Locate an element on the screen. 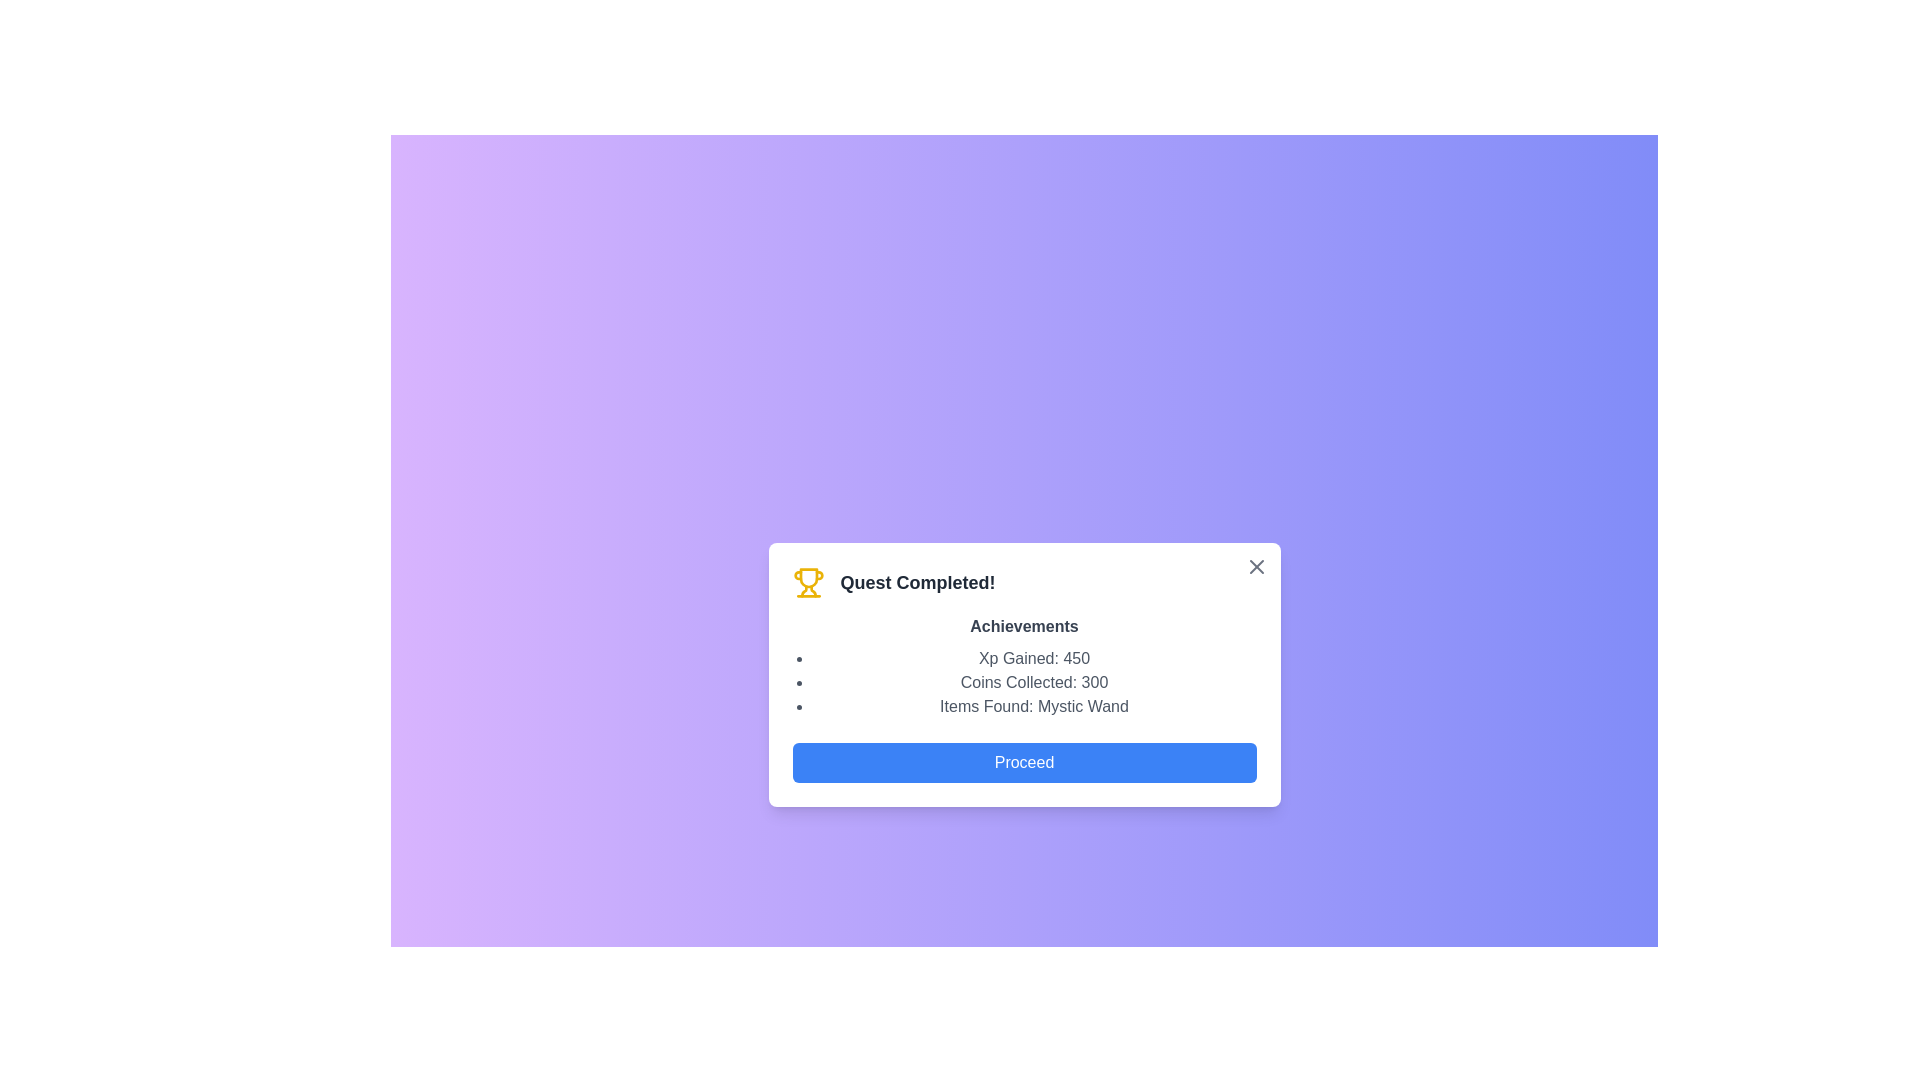 This screenshot has width=1920, height=1080. close button to dismiss the alert is located at coordinates (1255, 567).